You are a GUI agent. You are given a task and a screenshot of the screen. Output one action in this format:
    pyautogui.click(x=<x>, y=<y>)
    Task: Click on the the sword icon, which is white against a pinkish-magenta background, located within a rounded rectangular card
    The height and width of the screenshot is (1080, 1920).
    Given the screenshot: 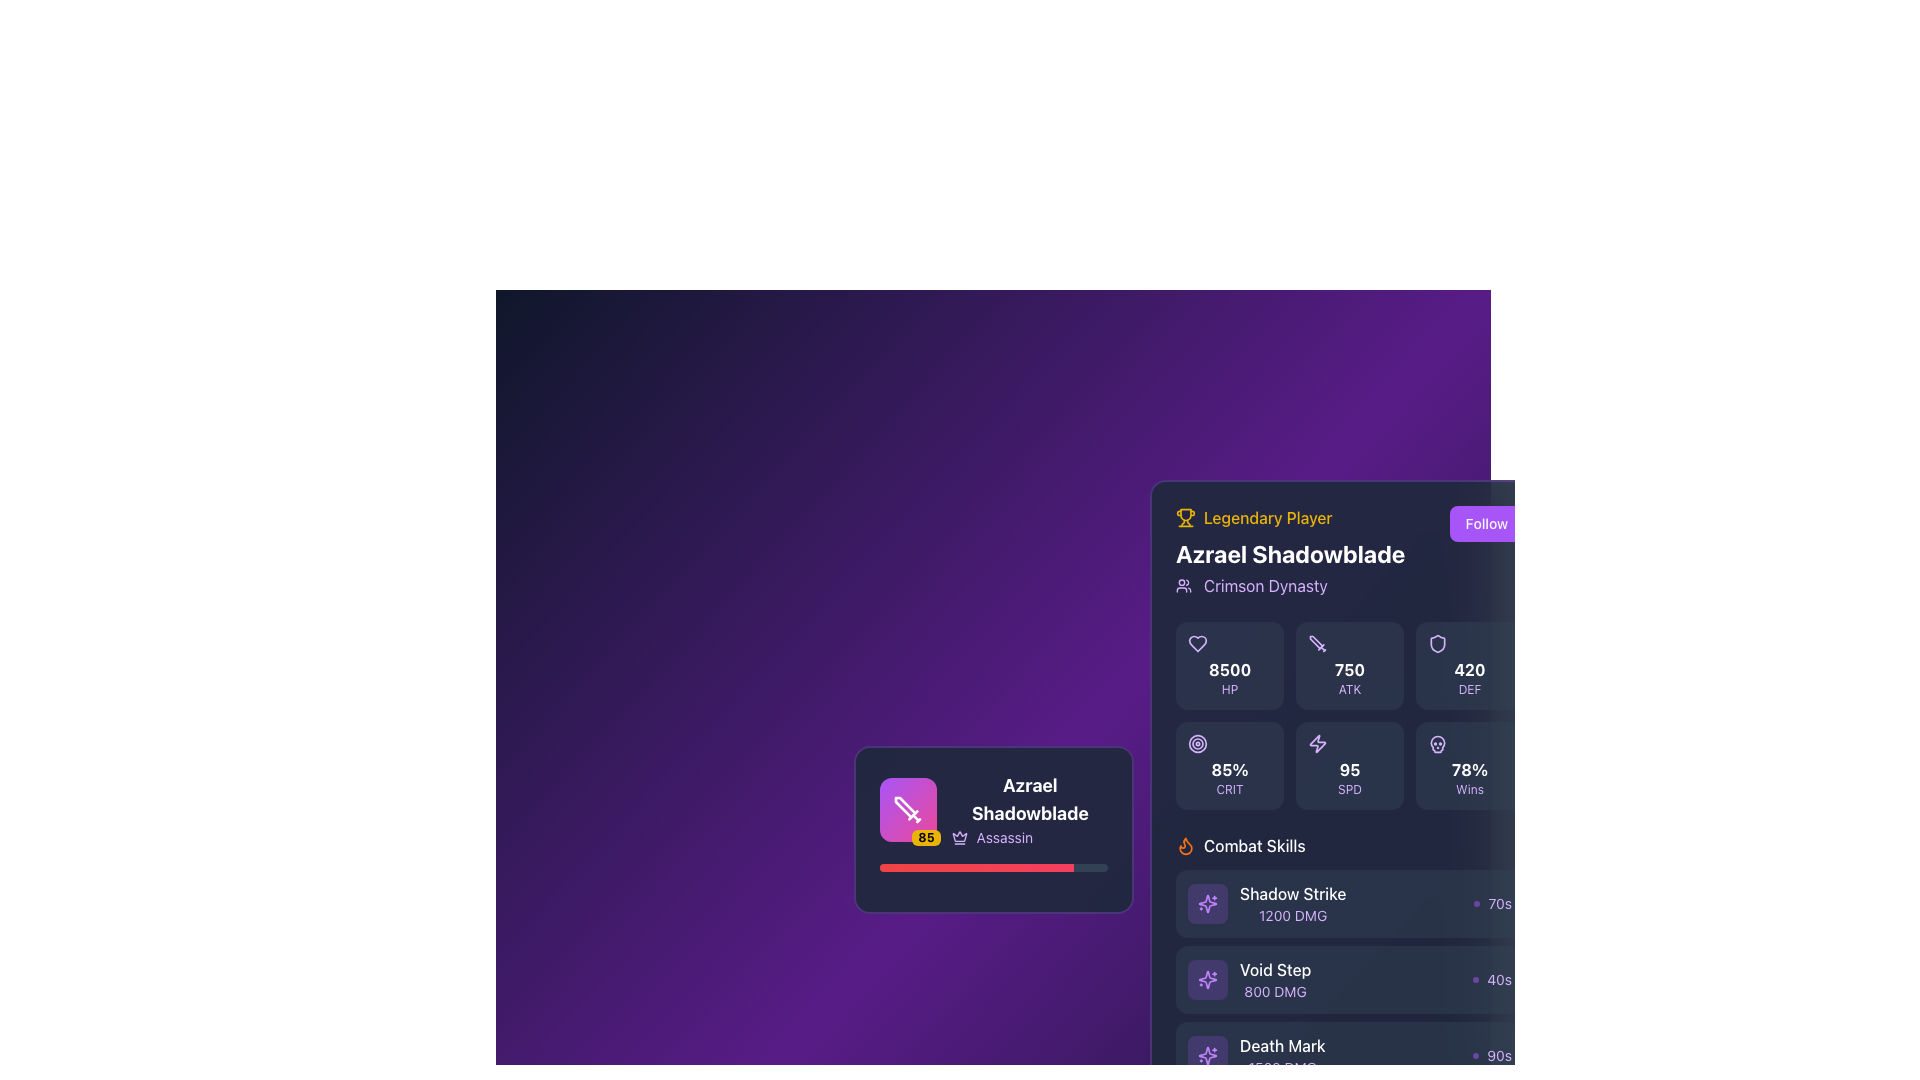 What is the action you would take?
    pyautogui.click(x=906, y=810)
    